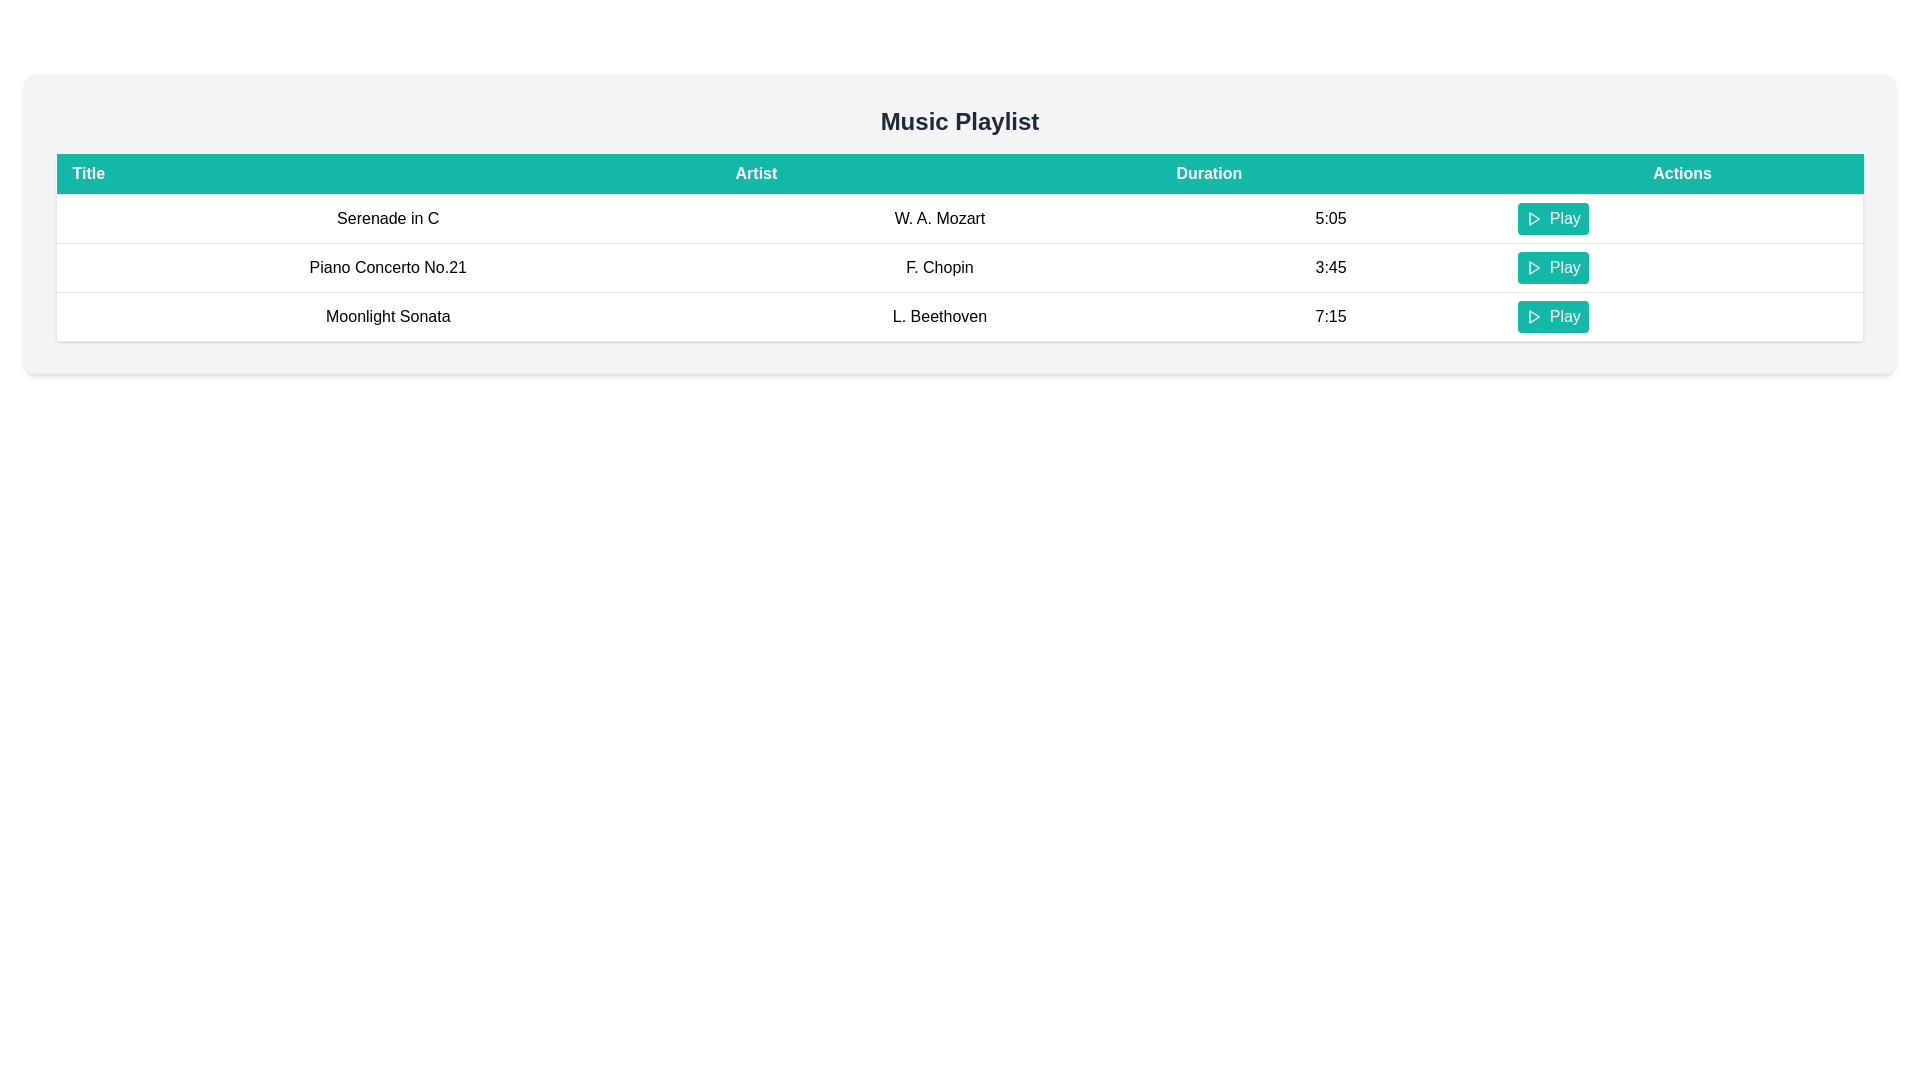 Image resolution: width=1920 pixels, height=1080 pixels. I want to click on the text label displaying the duration of the song 'Serenade in C' by W. A. Mozart, located in the second row of the playlist table within the 'Duration' column, so click(1331, 219).